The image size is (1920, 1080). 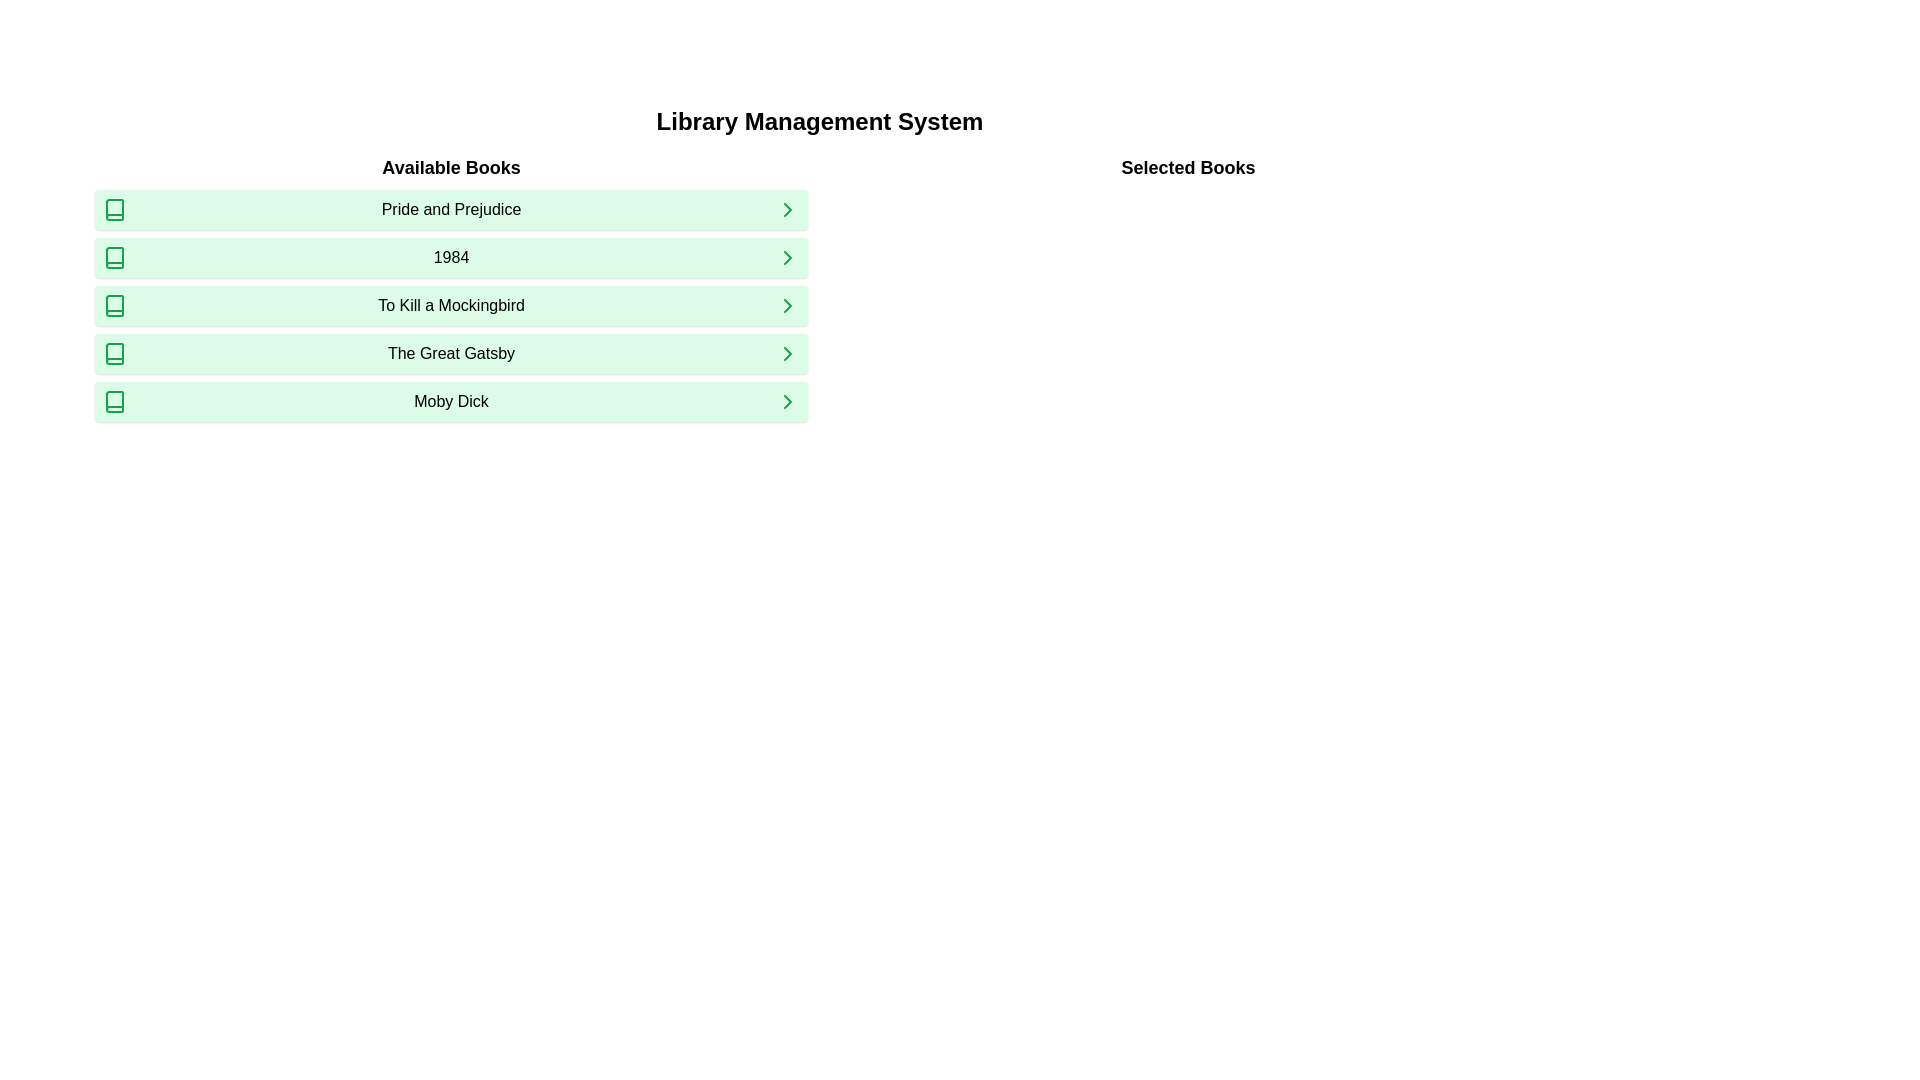 I want to click on the book icon with a green outline located to the left of the text '1984' in the 'Available Books' section, so click(x=114, y=257).